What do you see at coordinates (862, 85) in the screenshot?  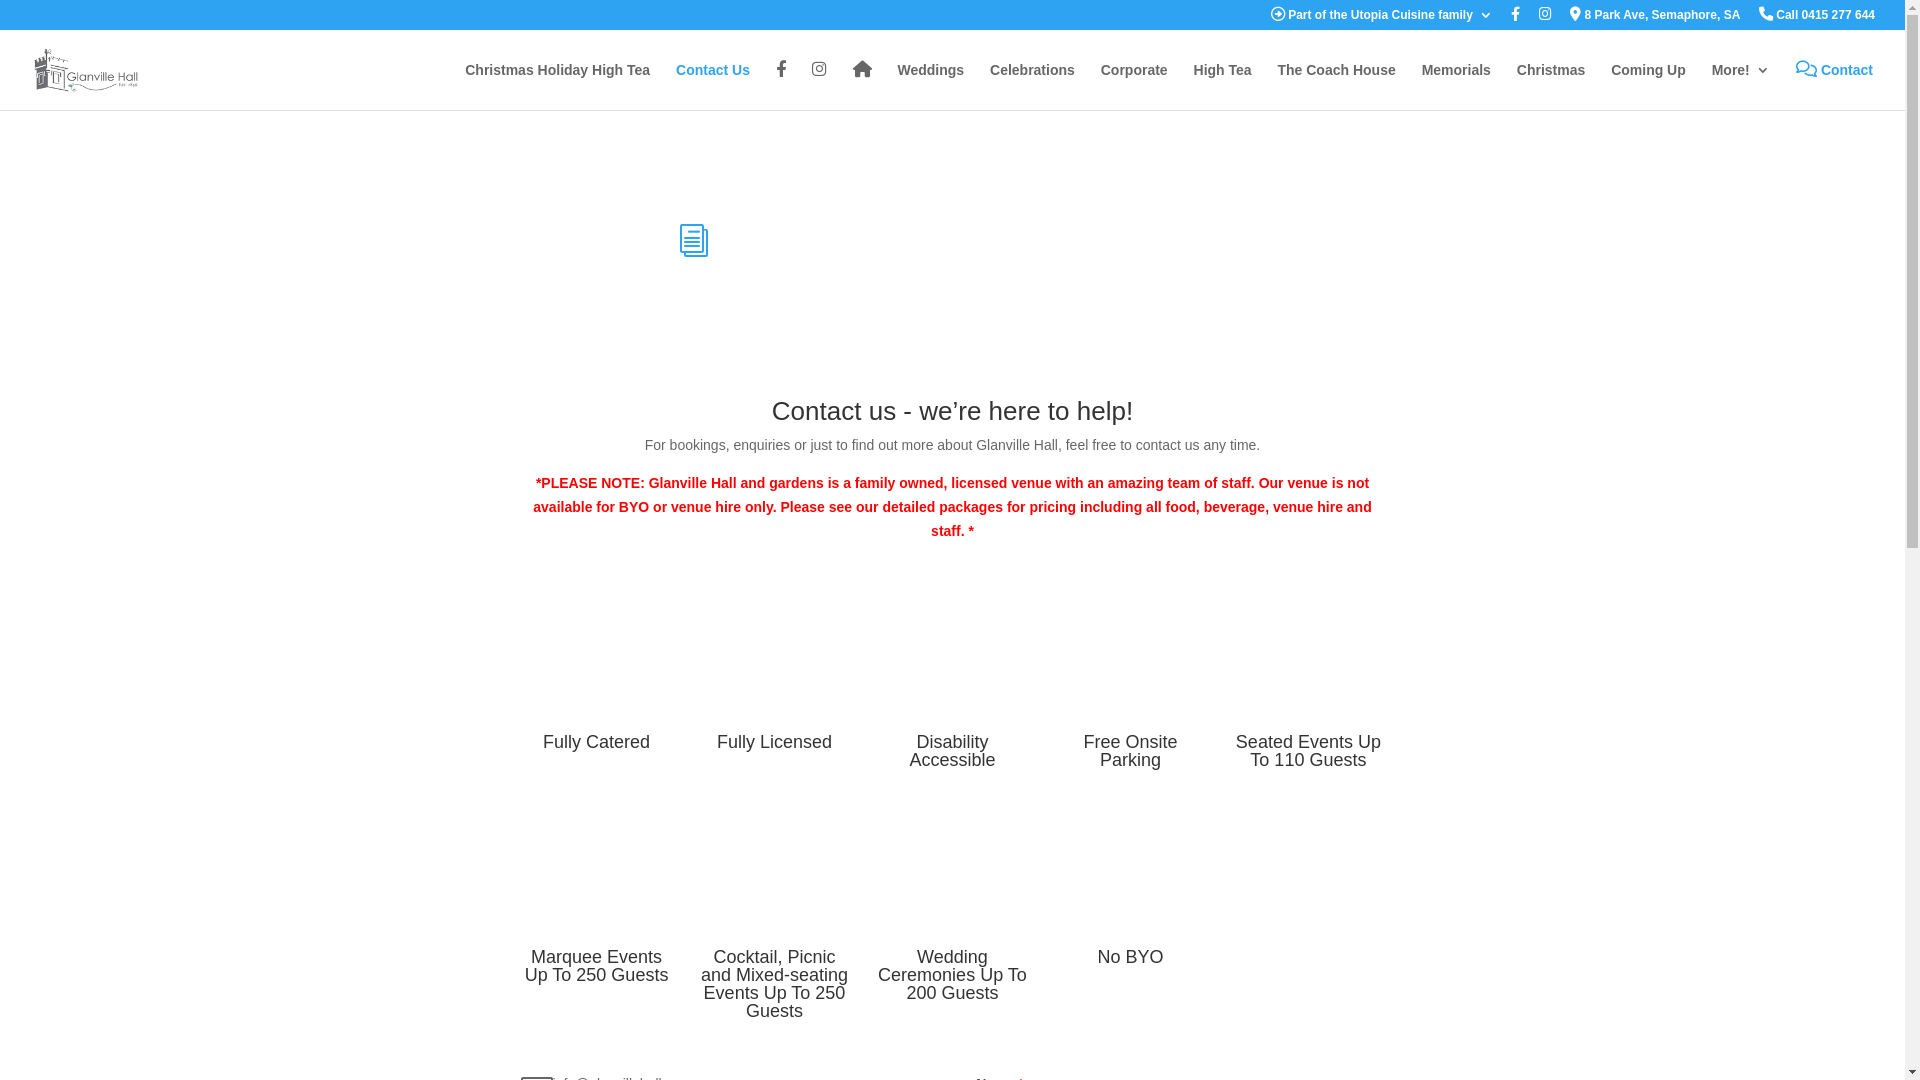 I see `'Home'` at bounding box center [862, 85].